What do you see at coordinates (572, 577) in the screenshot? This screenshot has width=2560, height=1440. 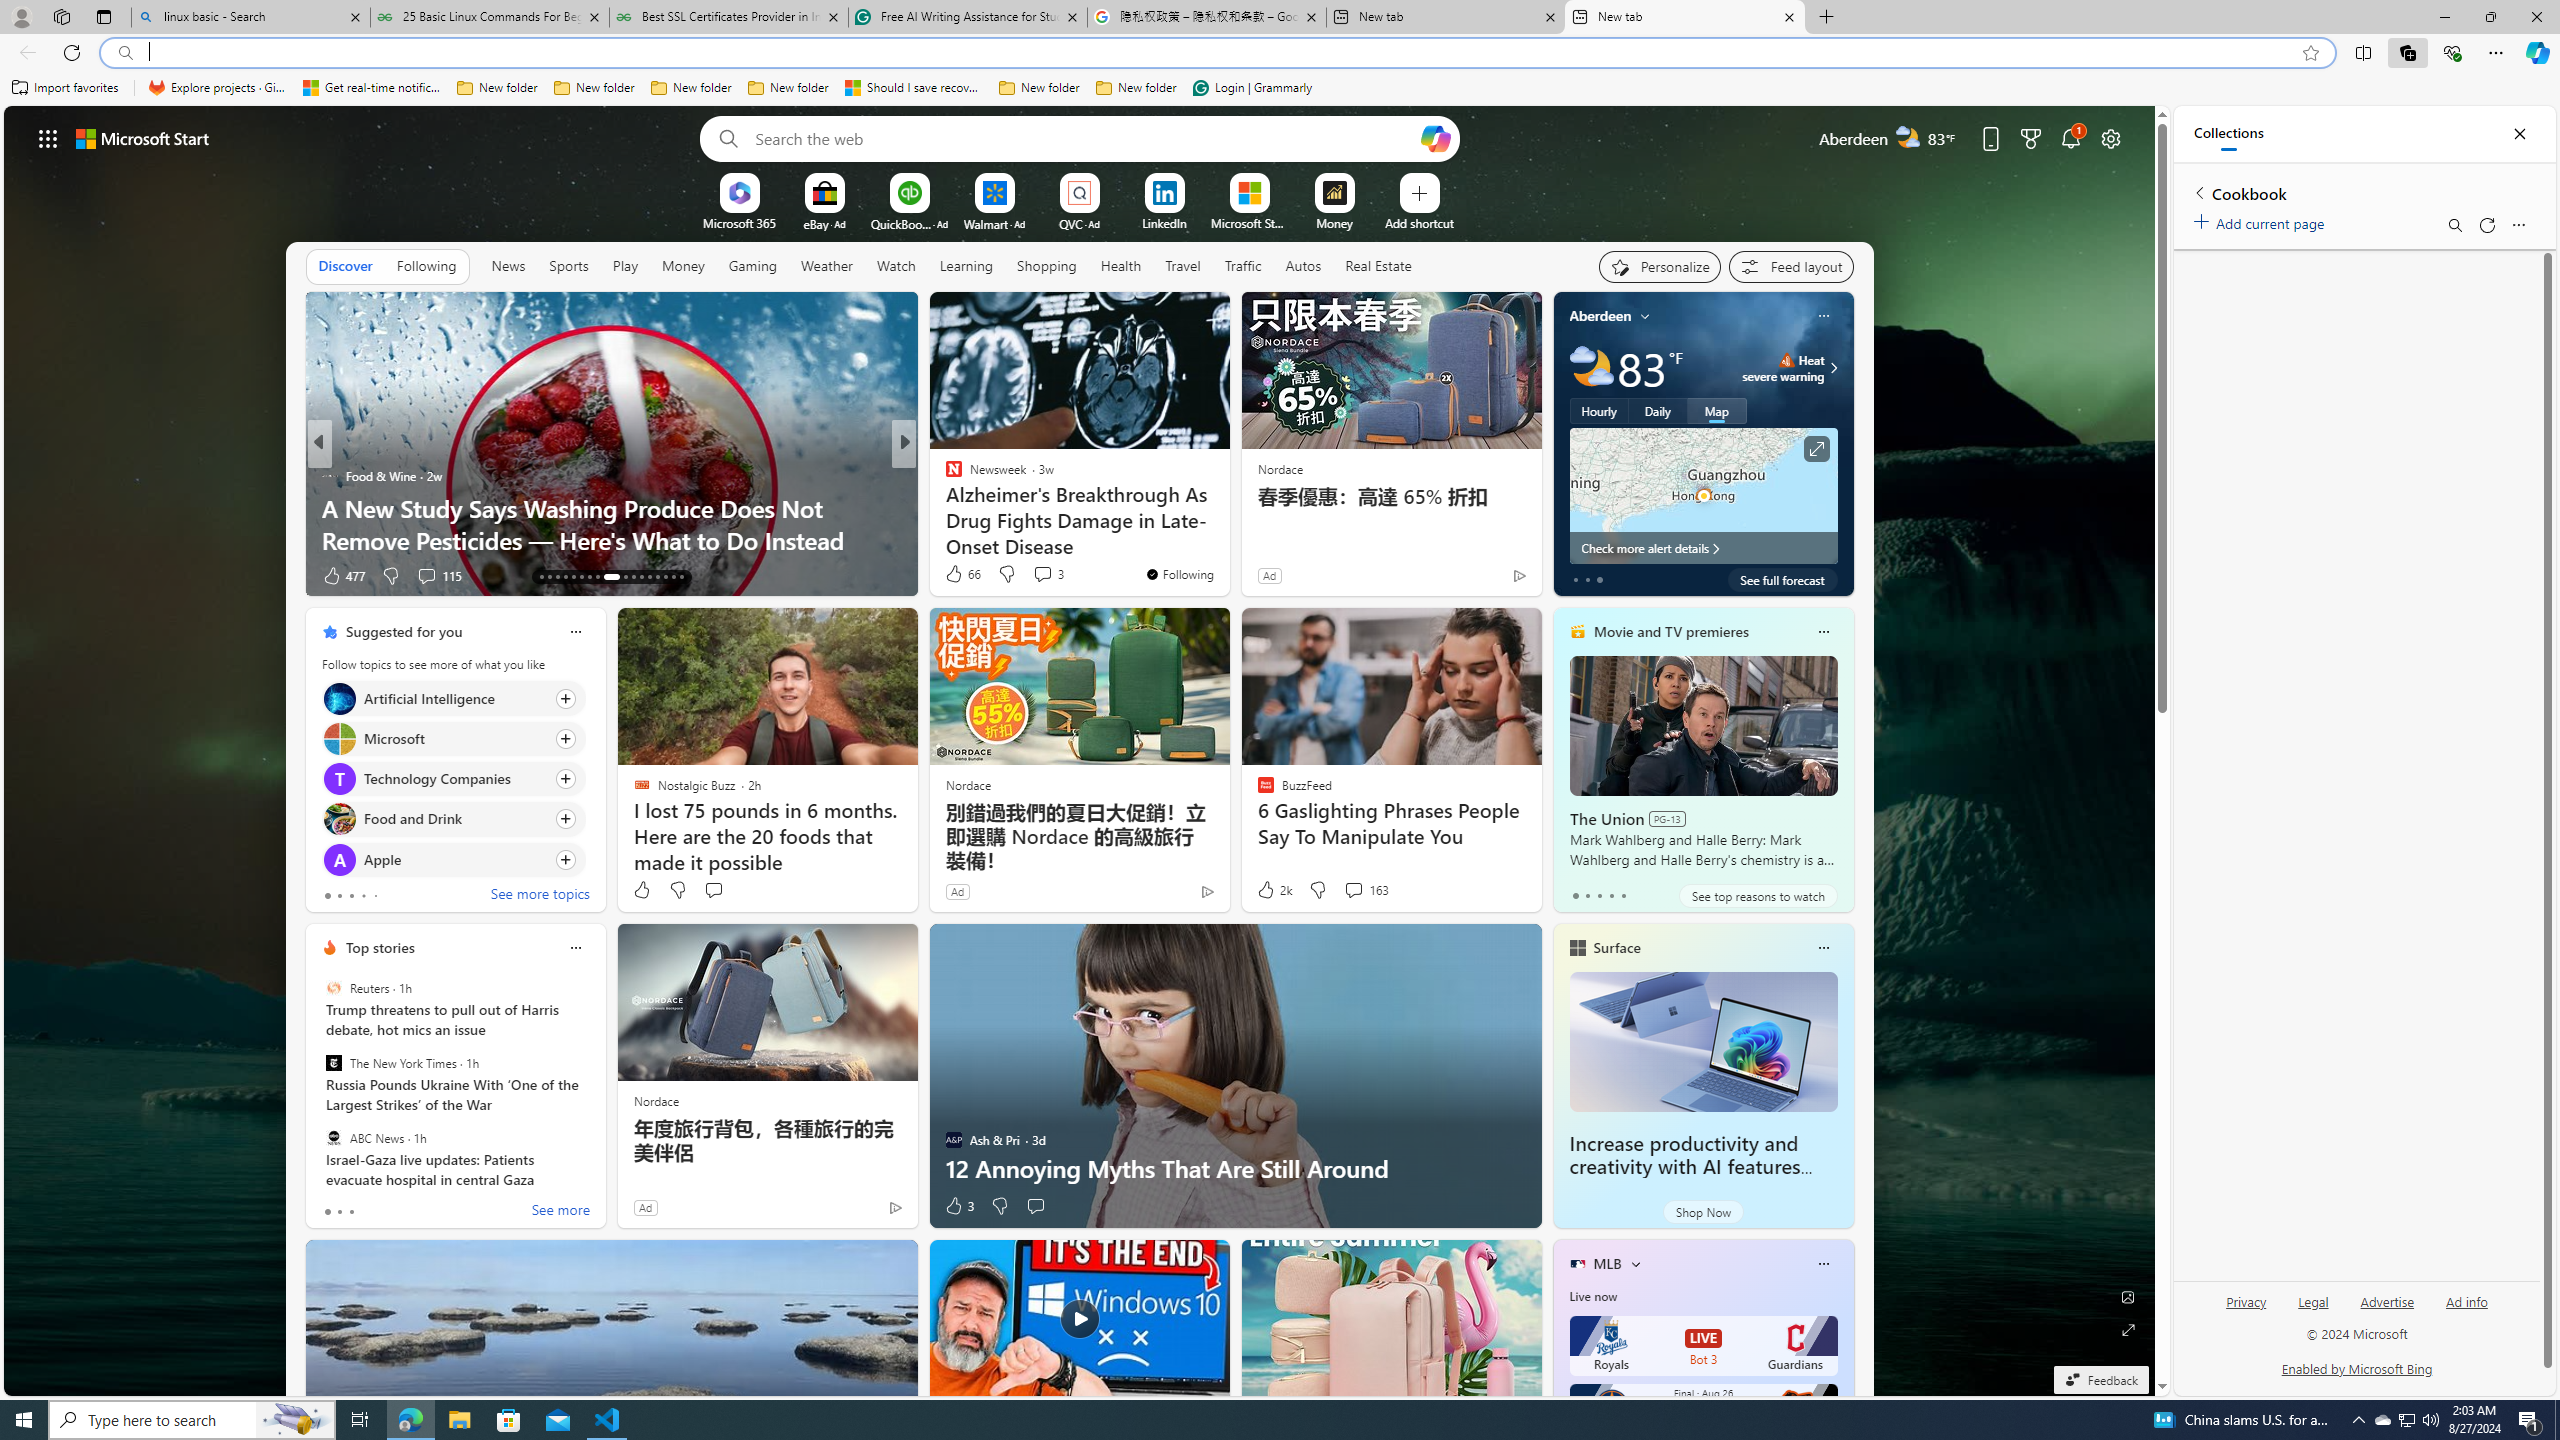 I see `'AutomationID: tab-17'` at bounding box center [572, 577].